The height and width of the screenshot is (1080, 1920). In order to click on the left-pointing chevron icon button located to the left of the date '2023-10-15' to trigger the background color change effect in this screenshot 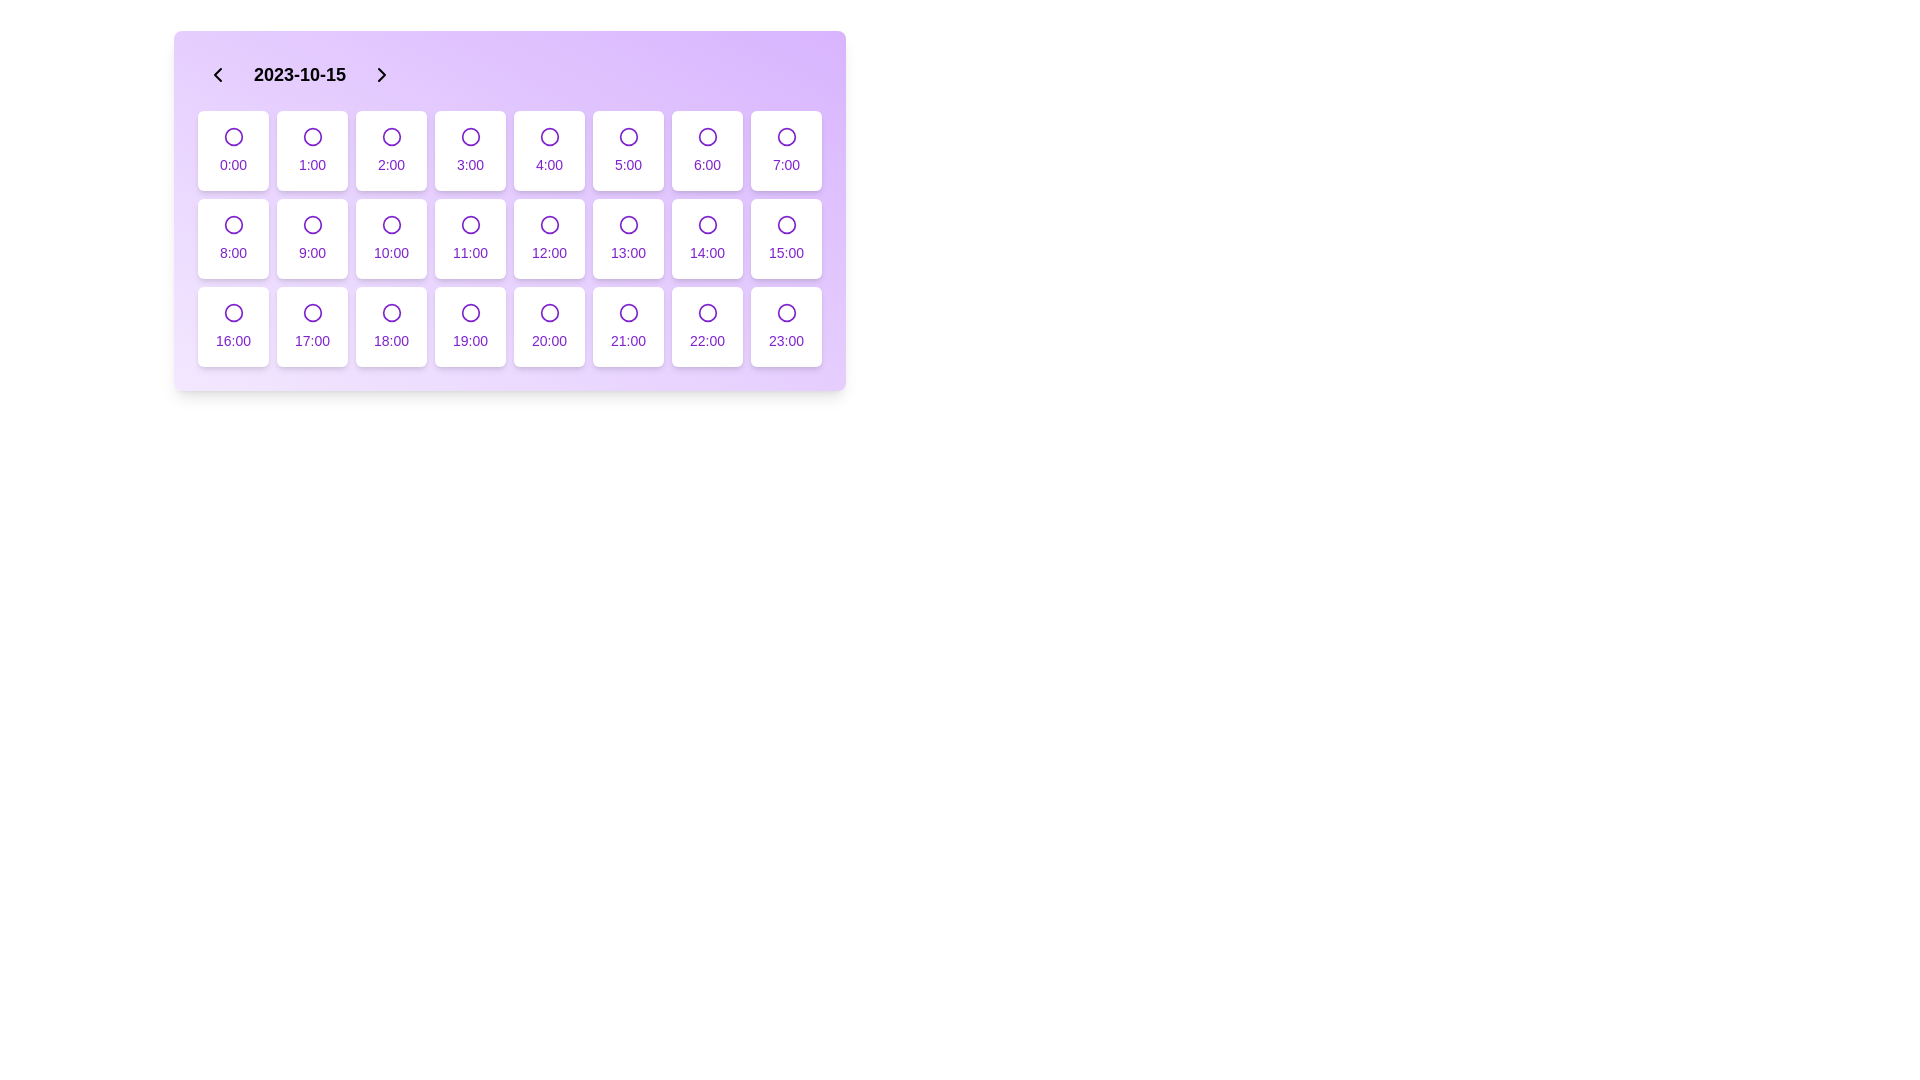, I will do `click(217, 73)`.